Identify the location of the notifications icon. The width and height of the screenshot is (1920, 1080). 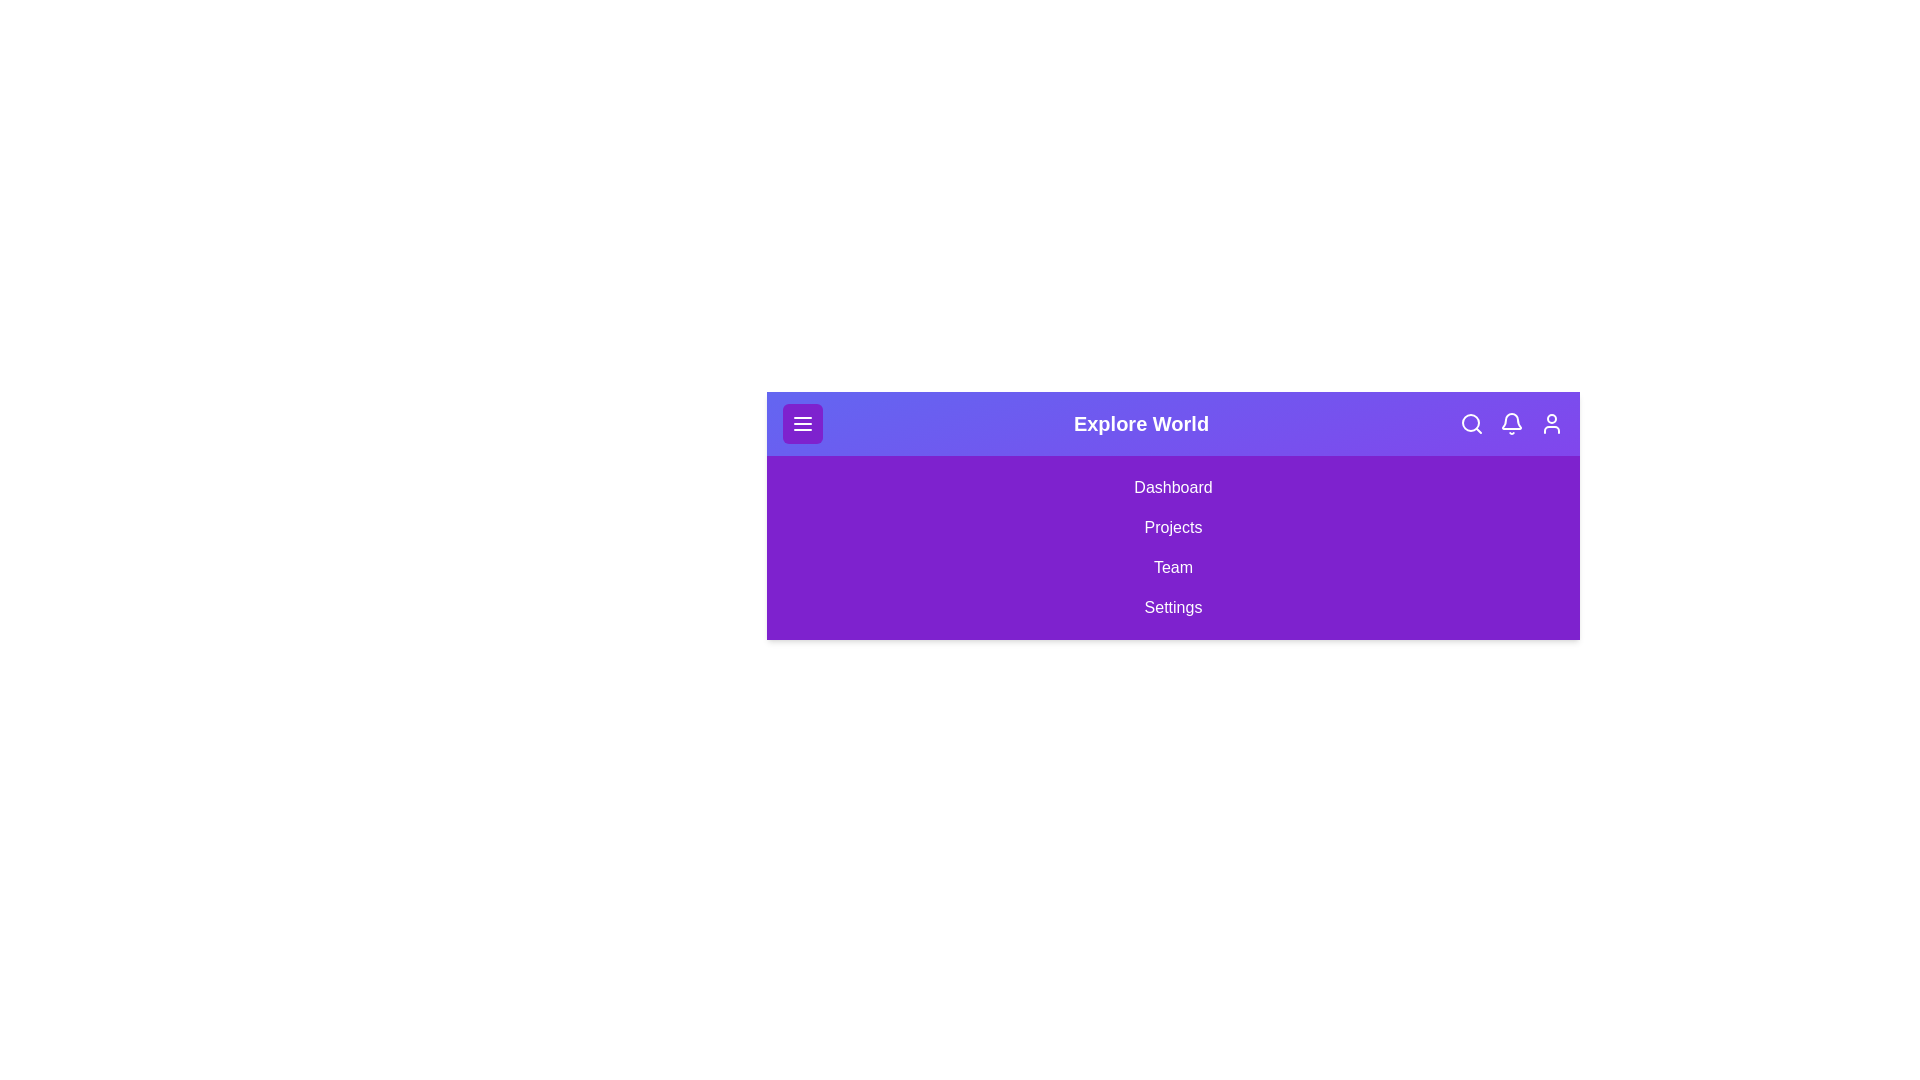
(1512, 423).